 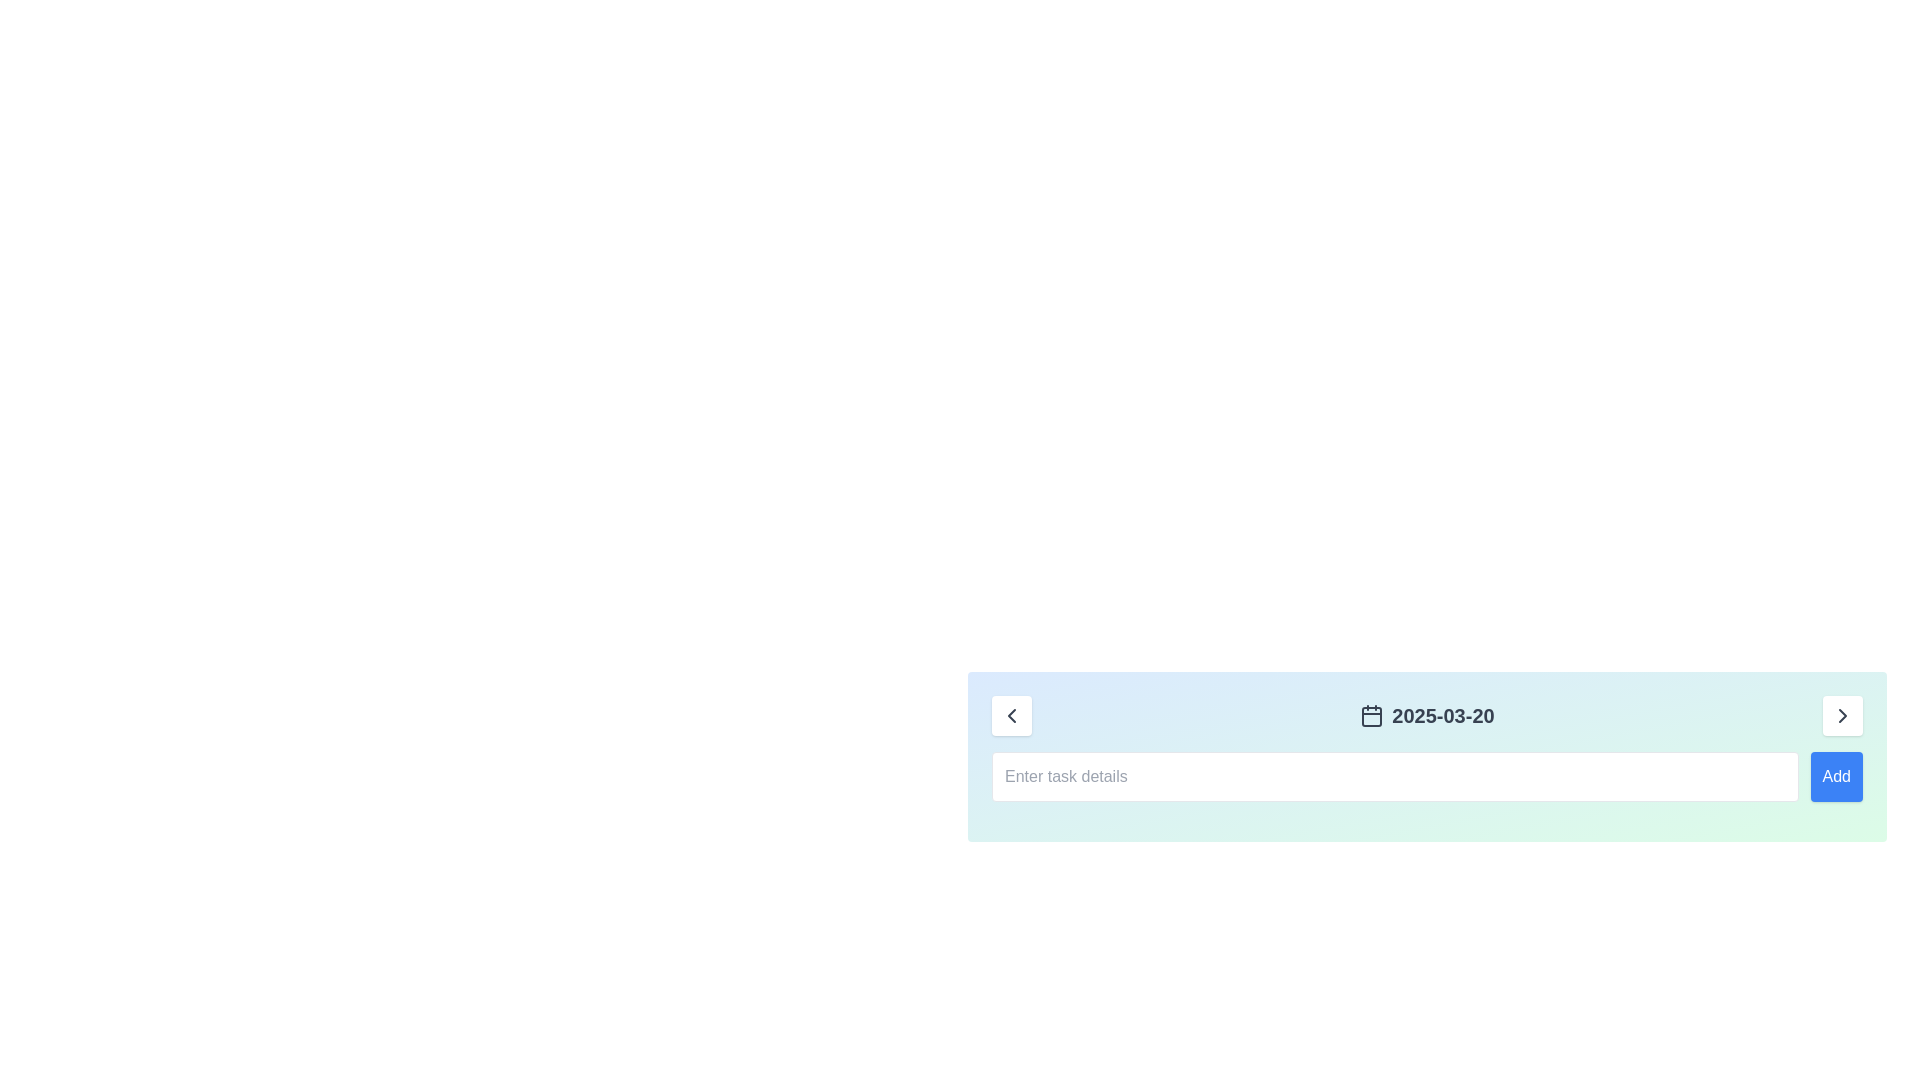 What do you see at coordinates (1371, 715) in the screenshot?
I see `the calendar icon, which has a clean and minimalistic design, characterized by dark gray strokes and is located to the left of the text '2025-03-20'` at bounding box center [1371, 715].